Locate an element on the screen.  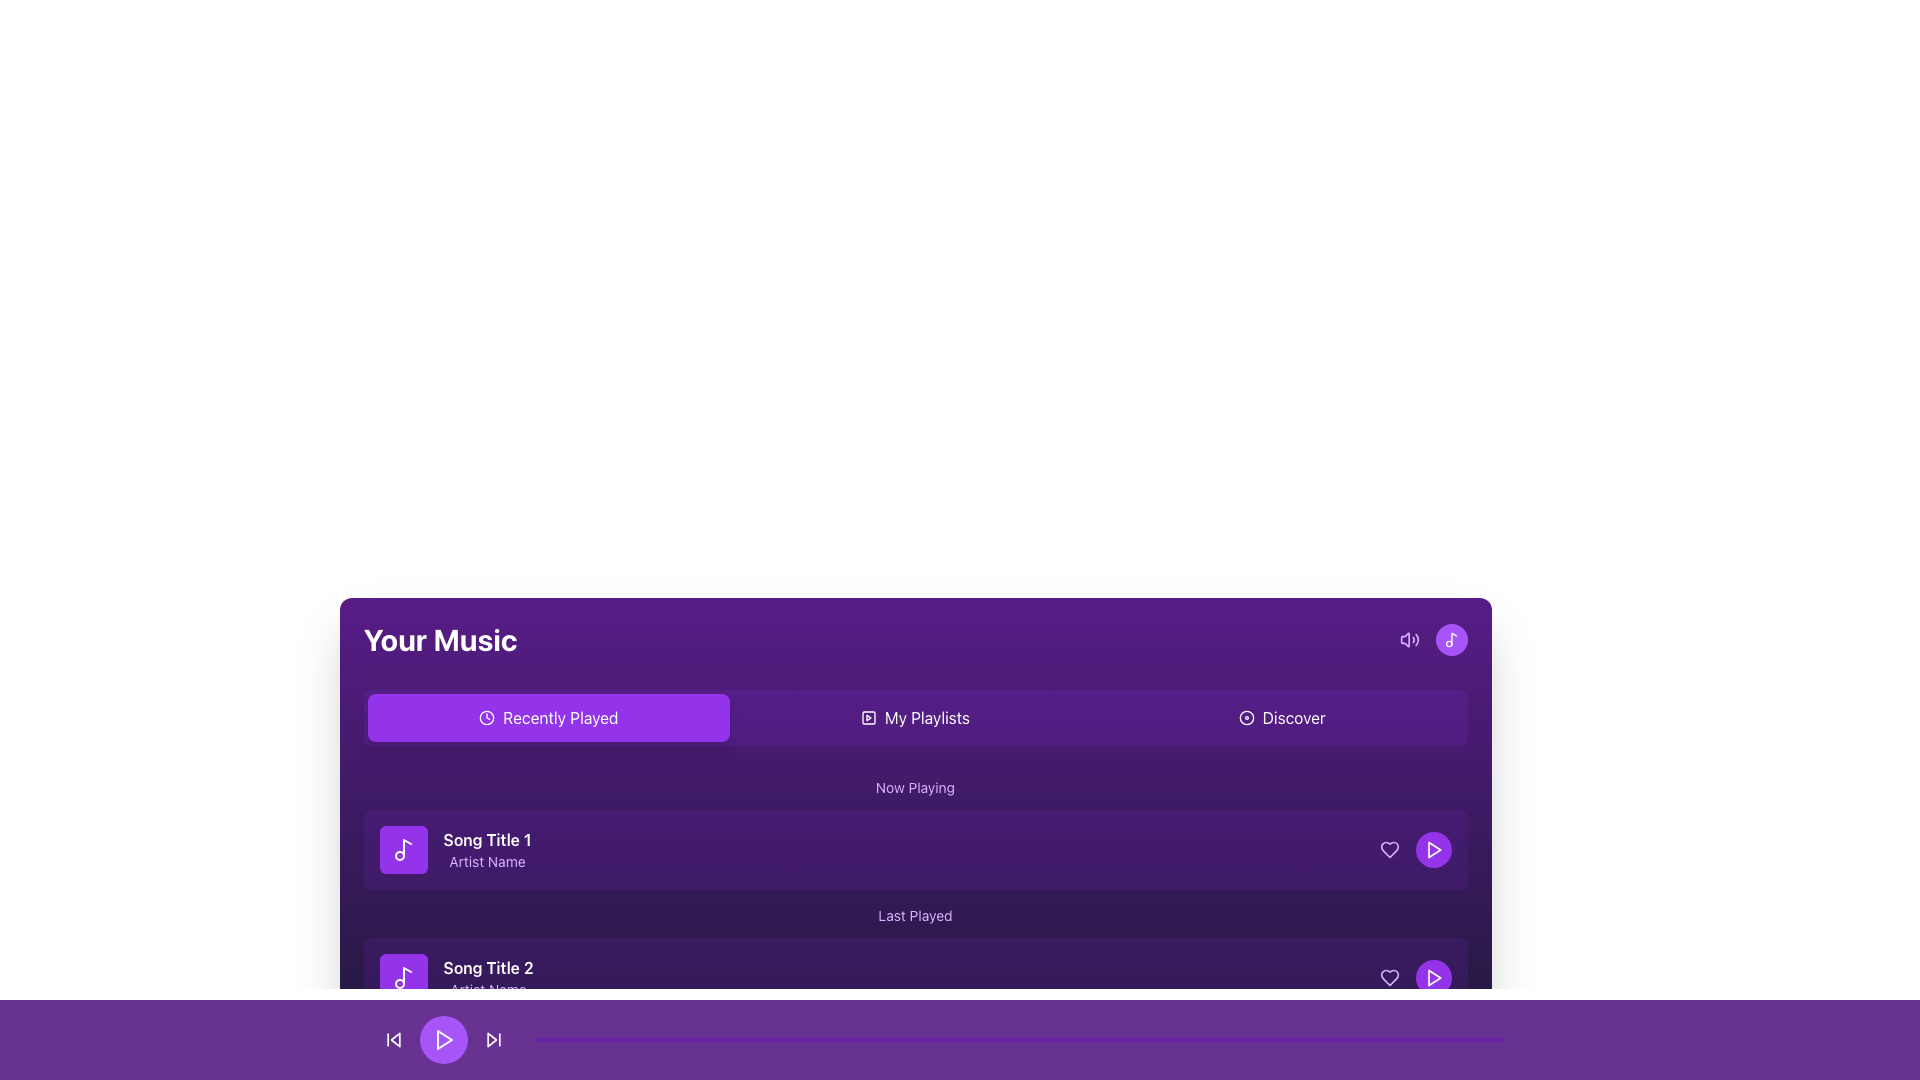
the triangular skip forward button located in the bottom control bar, which is the third control button to the right of the circular play button, to skip forward to the next item in the playlist is located at coordinates (494, 1039).